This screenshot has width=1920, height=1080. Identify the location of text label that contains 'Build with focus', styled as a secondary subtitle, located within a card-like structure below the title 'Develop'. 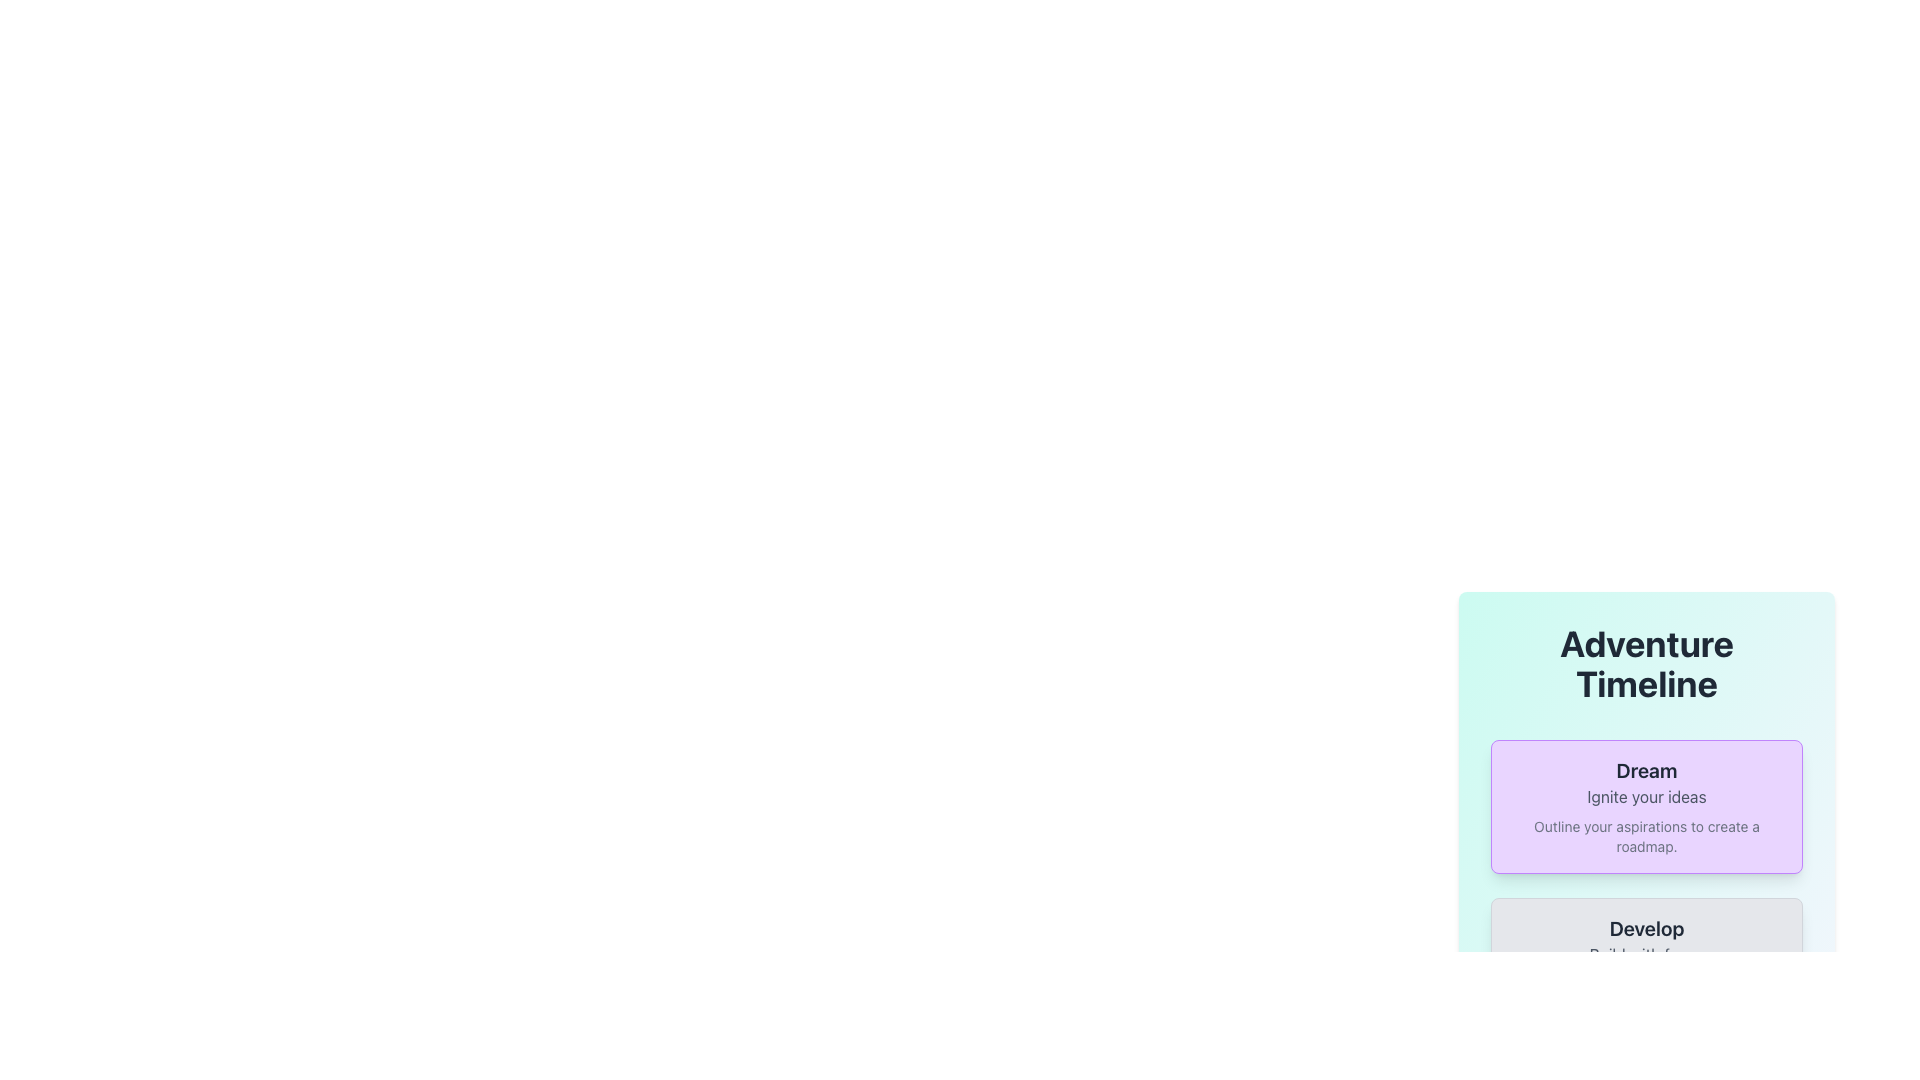
(1646, 954).